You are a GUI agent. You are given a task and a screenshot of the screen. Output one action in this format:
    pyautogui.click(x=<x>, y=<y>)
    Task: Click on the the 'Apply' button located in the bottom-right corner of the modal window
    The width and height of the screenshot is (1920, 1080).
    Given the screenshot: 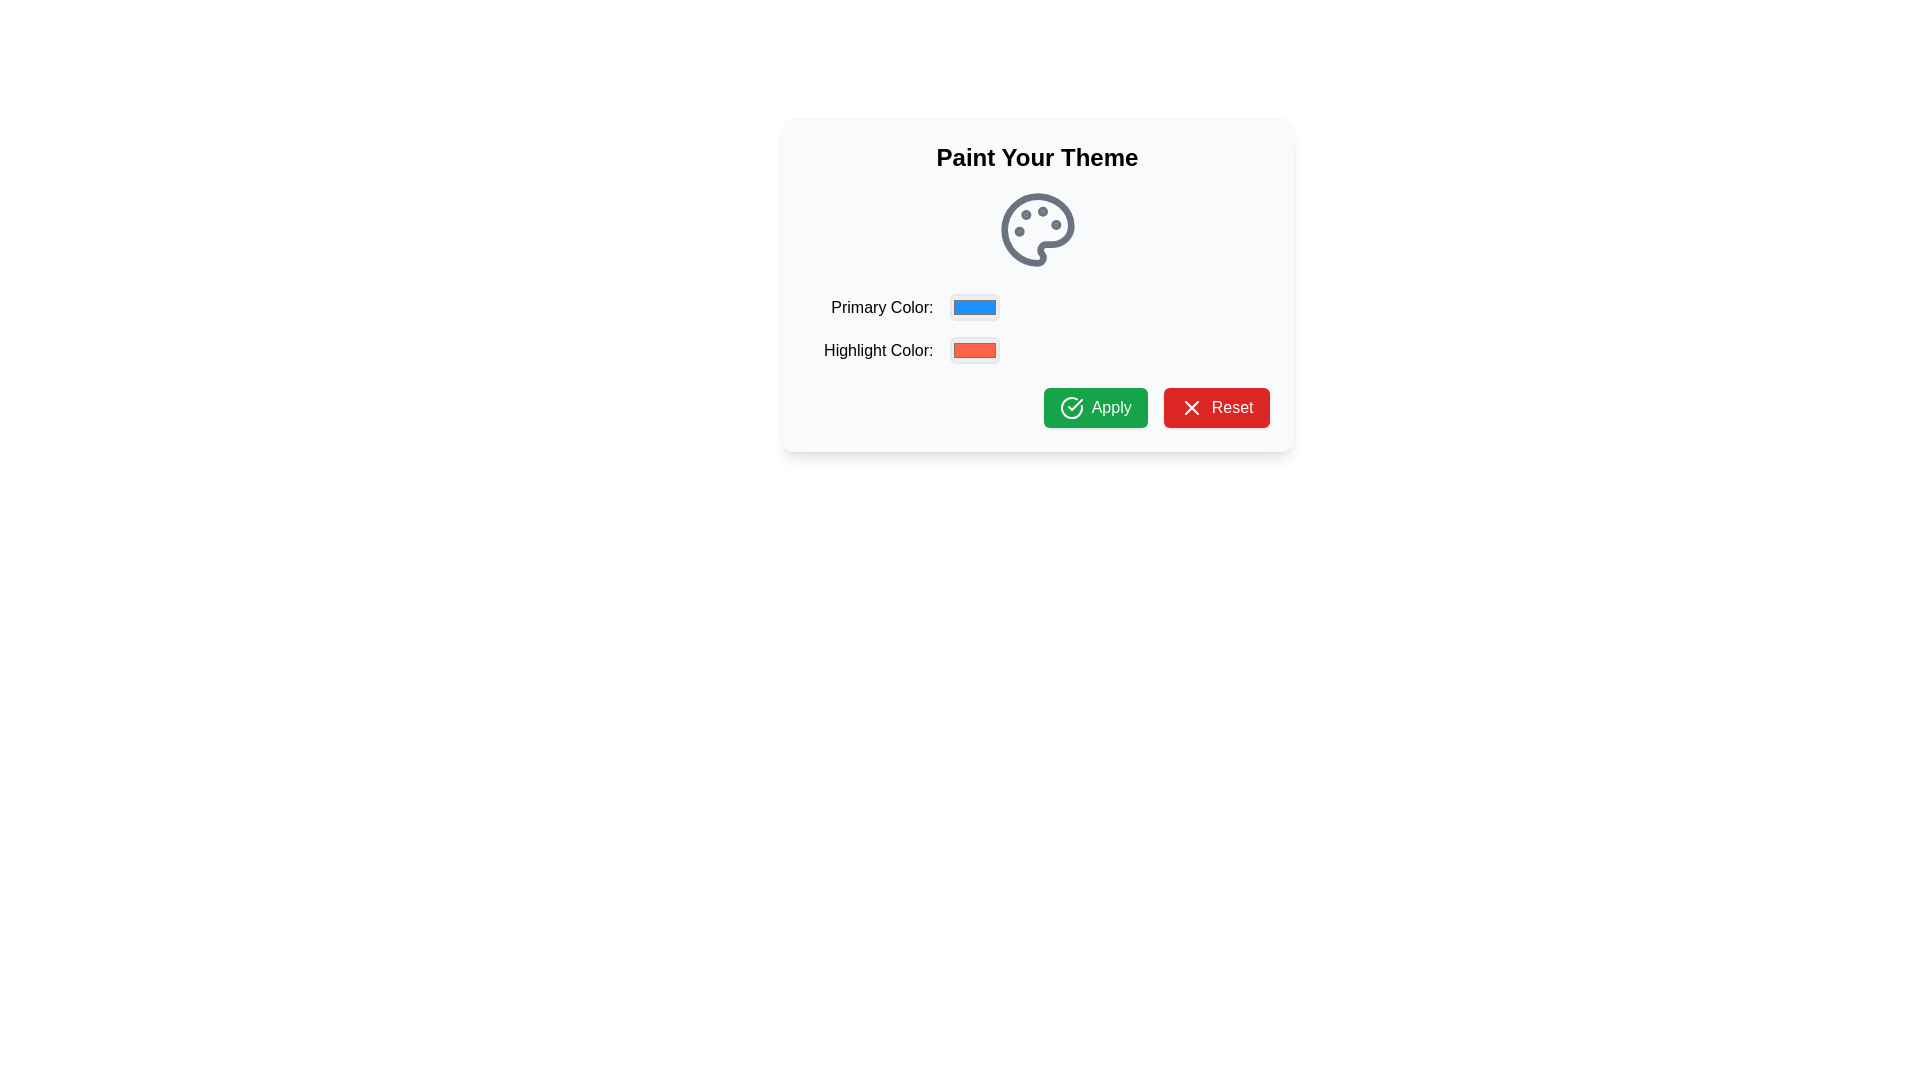 What is the action you would take?
    pyautogui.click(x=1094, y=407)
    